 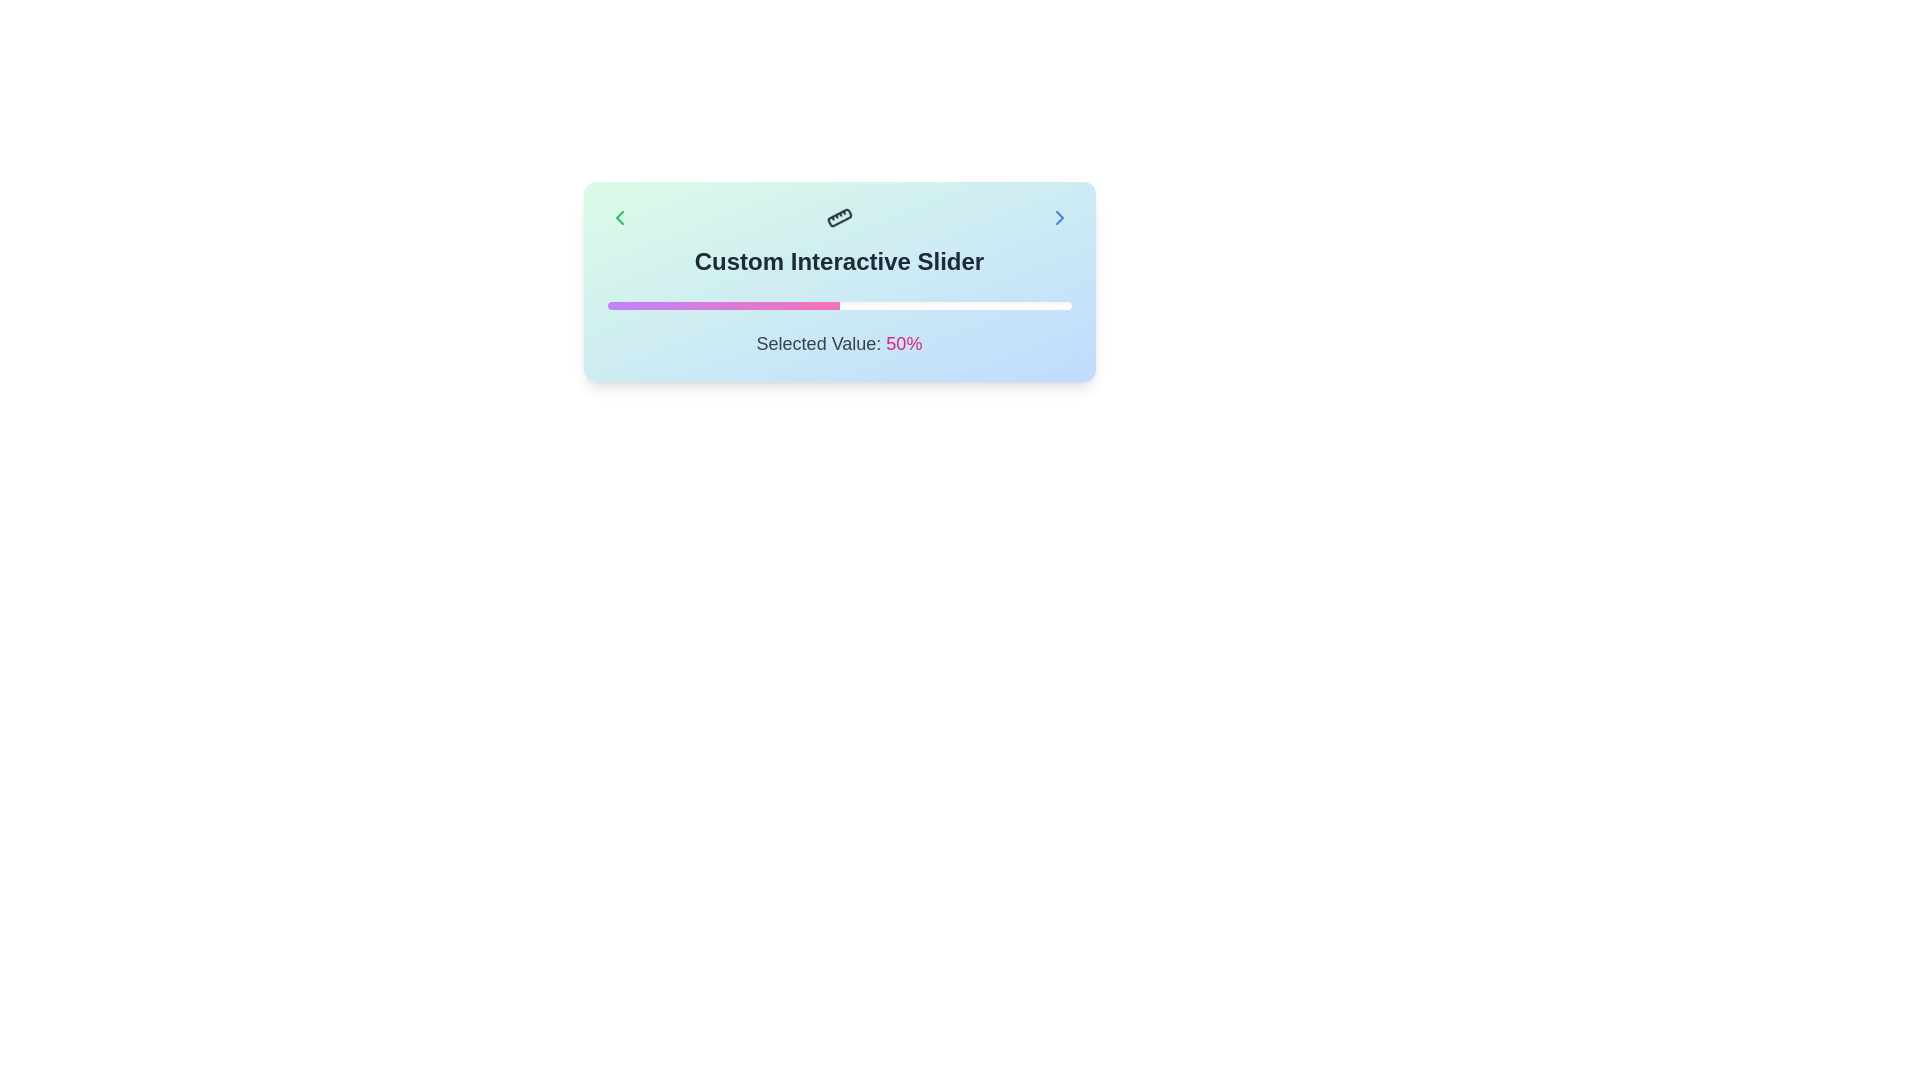 What do you see at coordinates (722, 305) in the screenshot?
I see `the decorative fill portion of the progress bar, which indicates 50% completion in the slider component` at bounding box center [722, 305].